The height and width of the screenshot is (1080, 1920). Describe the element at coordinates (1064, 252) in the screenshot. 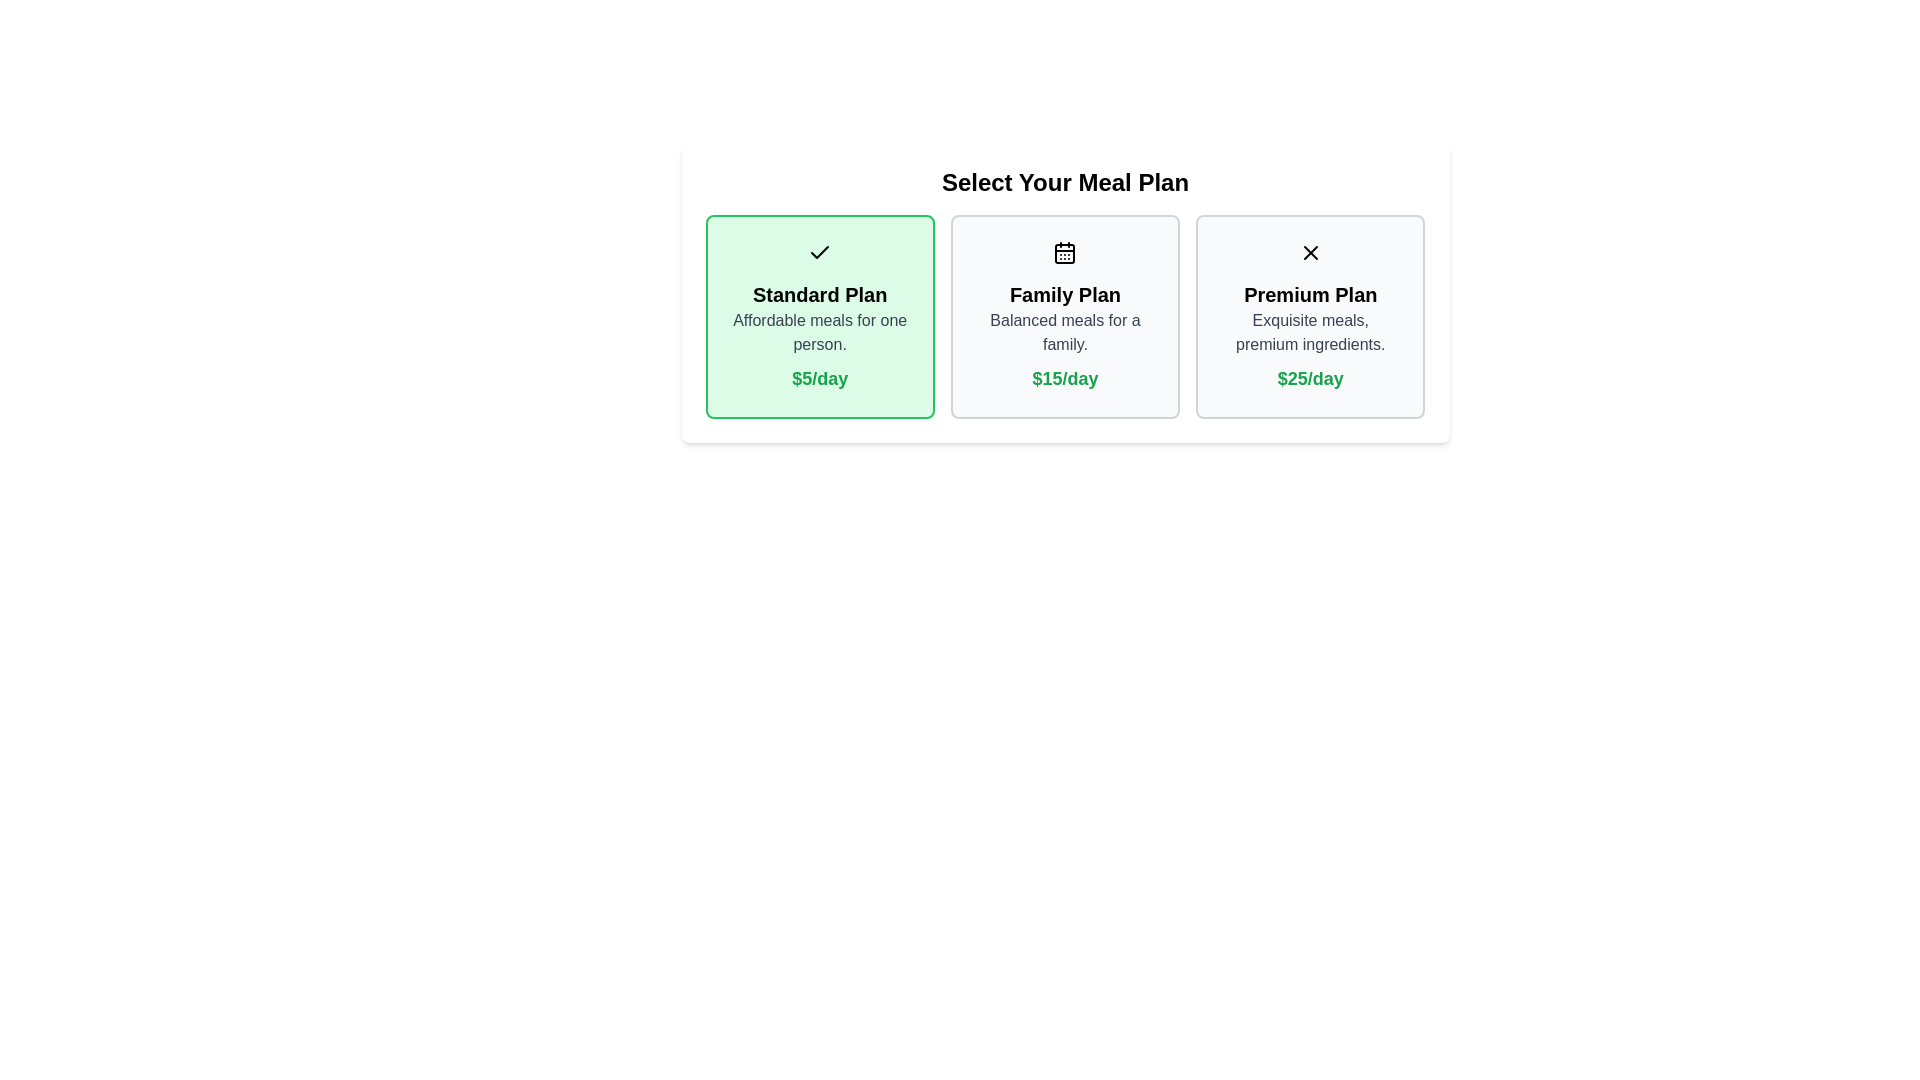

I see `the scheduling icon located at the top center of the 'Family Plan' card, which symbolizes the scheduling or dates aspect of the offering` at that location.